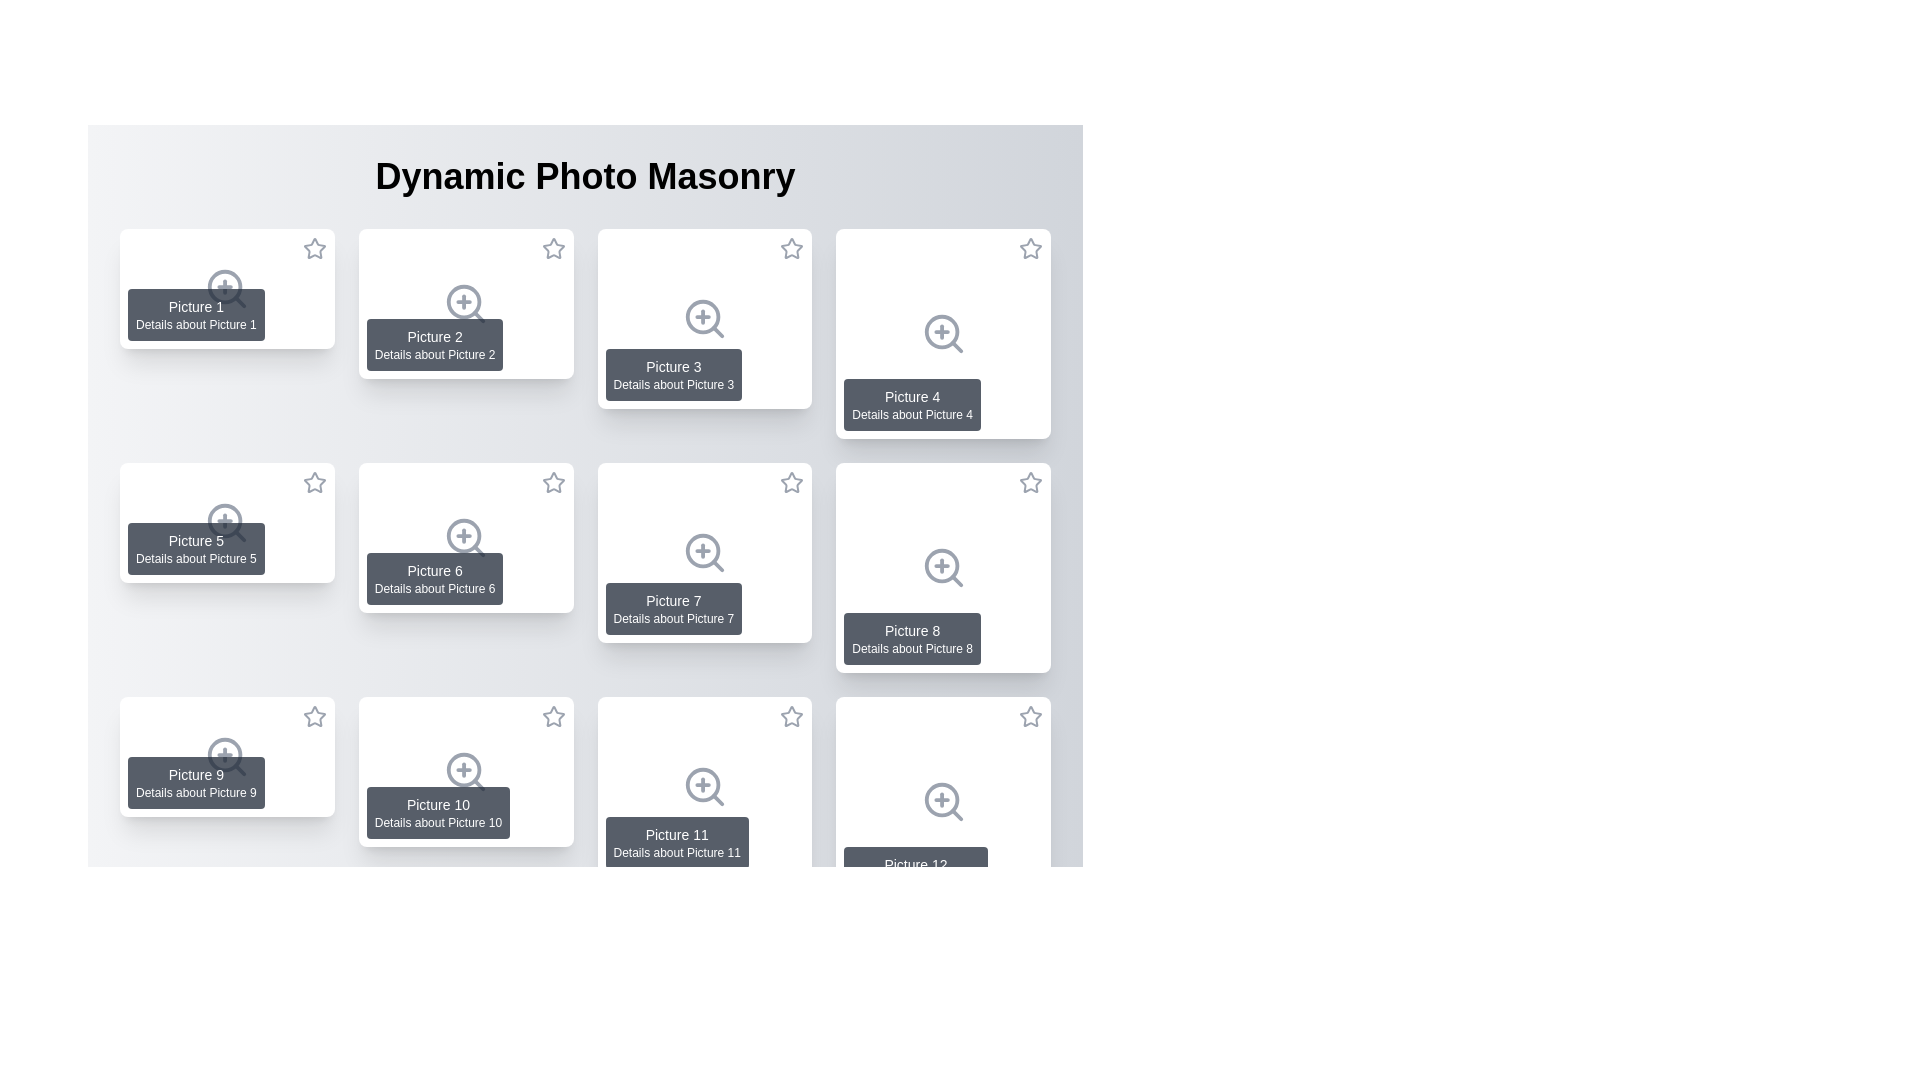 Image resolution: width=1920 pixels, height=1080 pixels. Describe the element at coordinates (942, 333) in the screenshot. I see `the icon button displaying a magnifying glass overlaying a plus sign, located in the top-right corner of the fourth card under 'Dynamic Photo Masonry'` at that location.